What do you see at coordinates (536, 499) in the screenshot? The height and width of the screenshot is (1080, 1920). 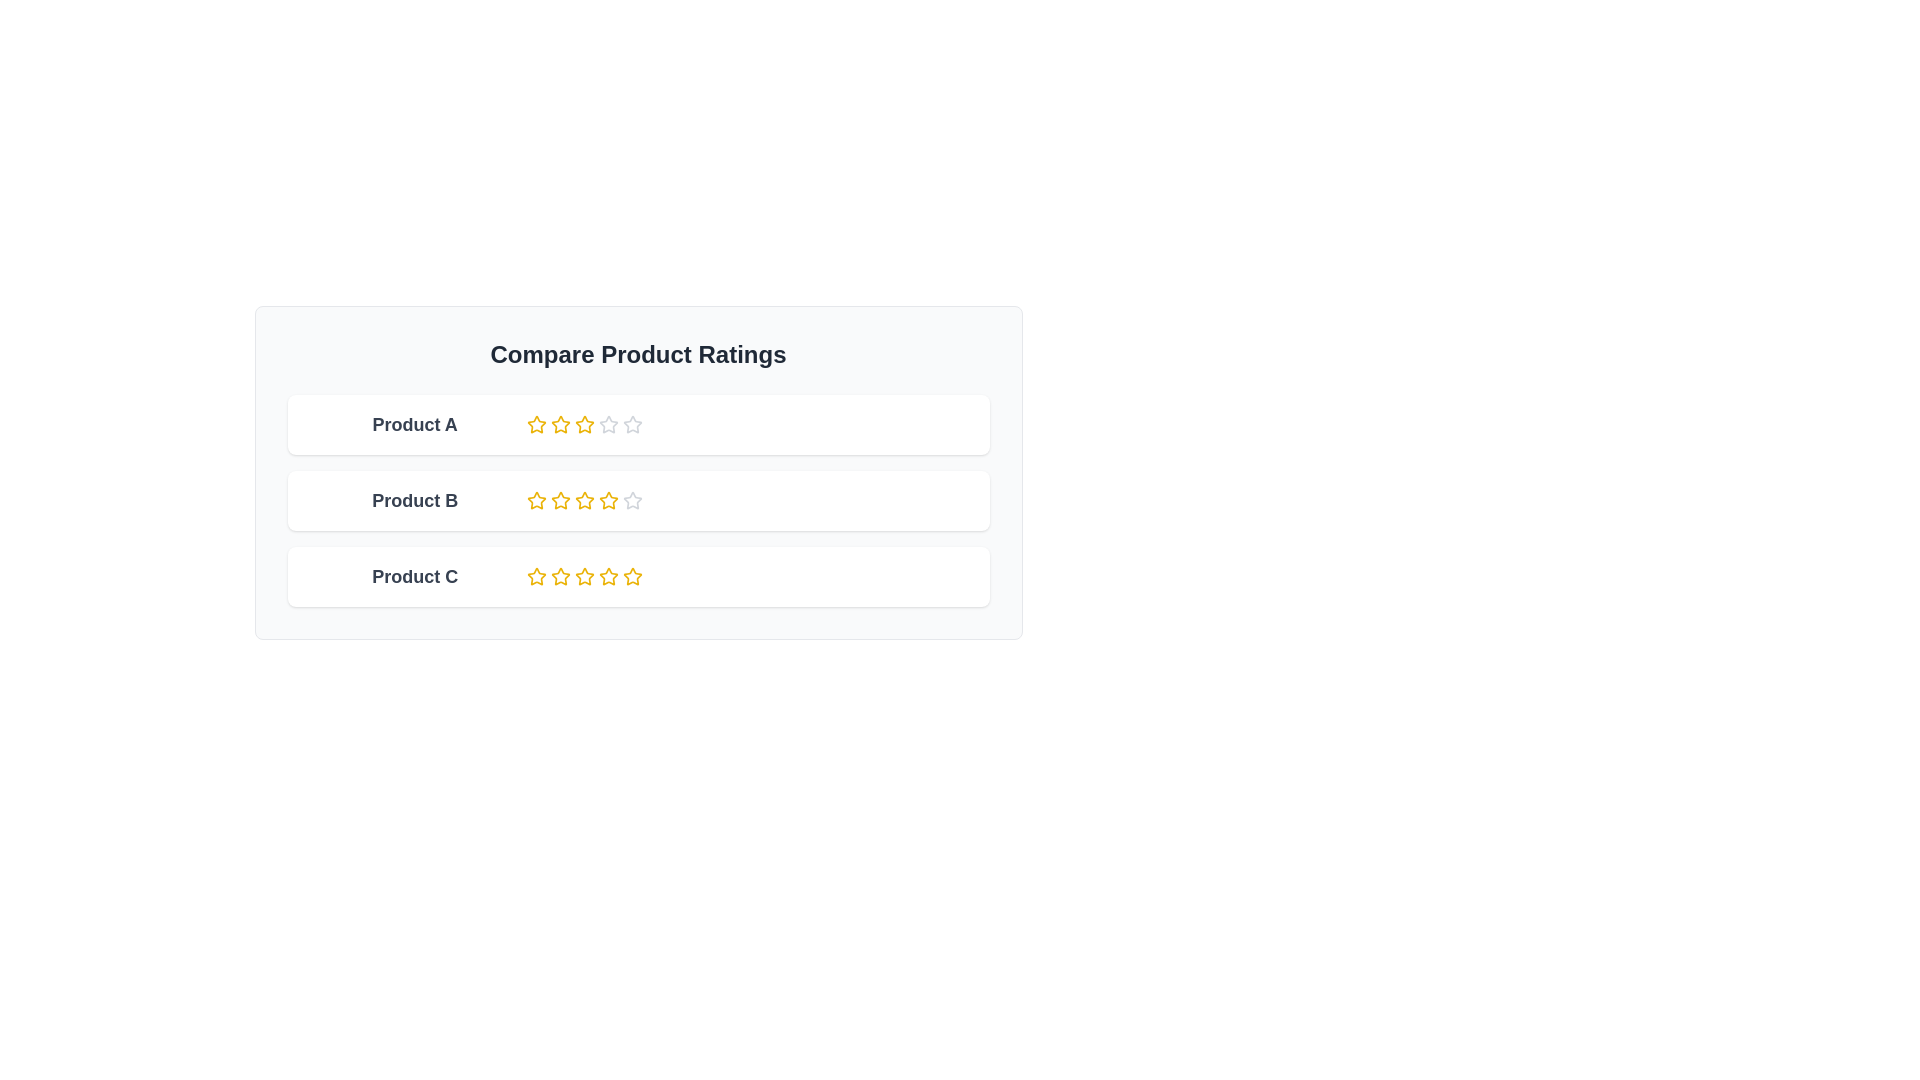 I see `the second star icon in the rating row for 'Product B'` at bounding box center [536, 499].